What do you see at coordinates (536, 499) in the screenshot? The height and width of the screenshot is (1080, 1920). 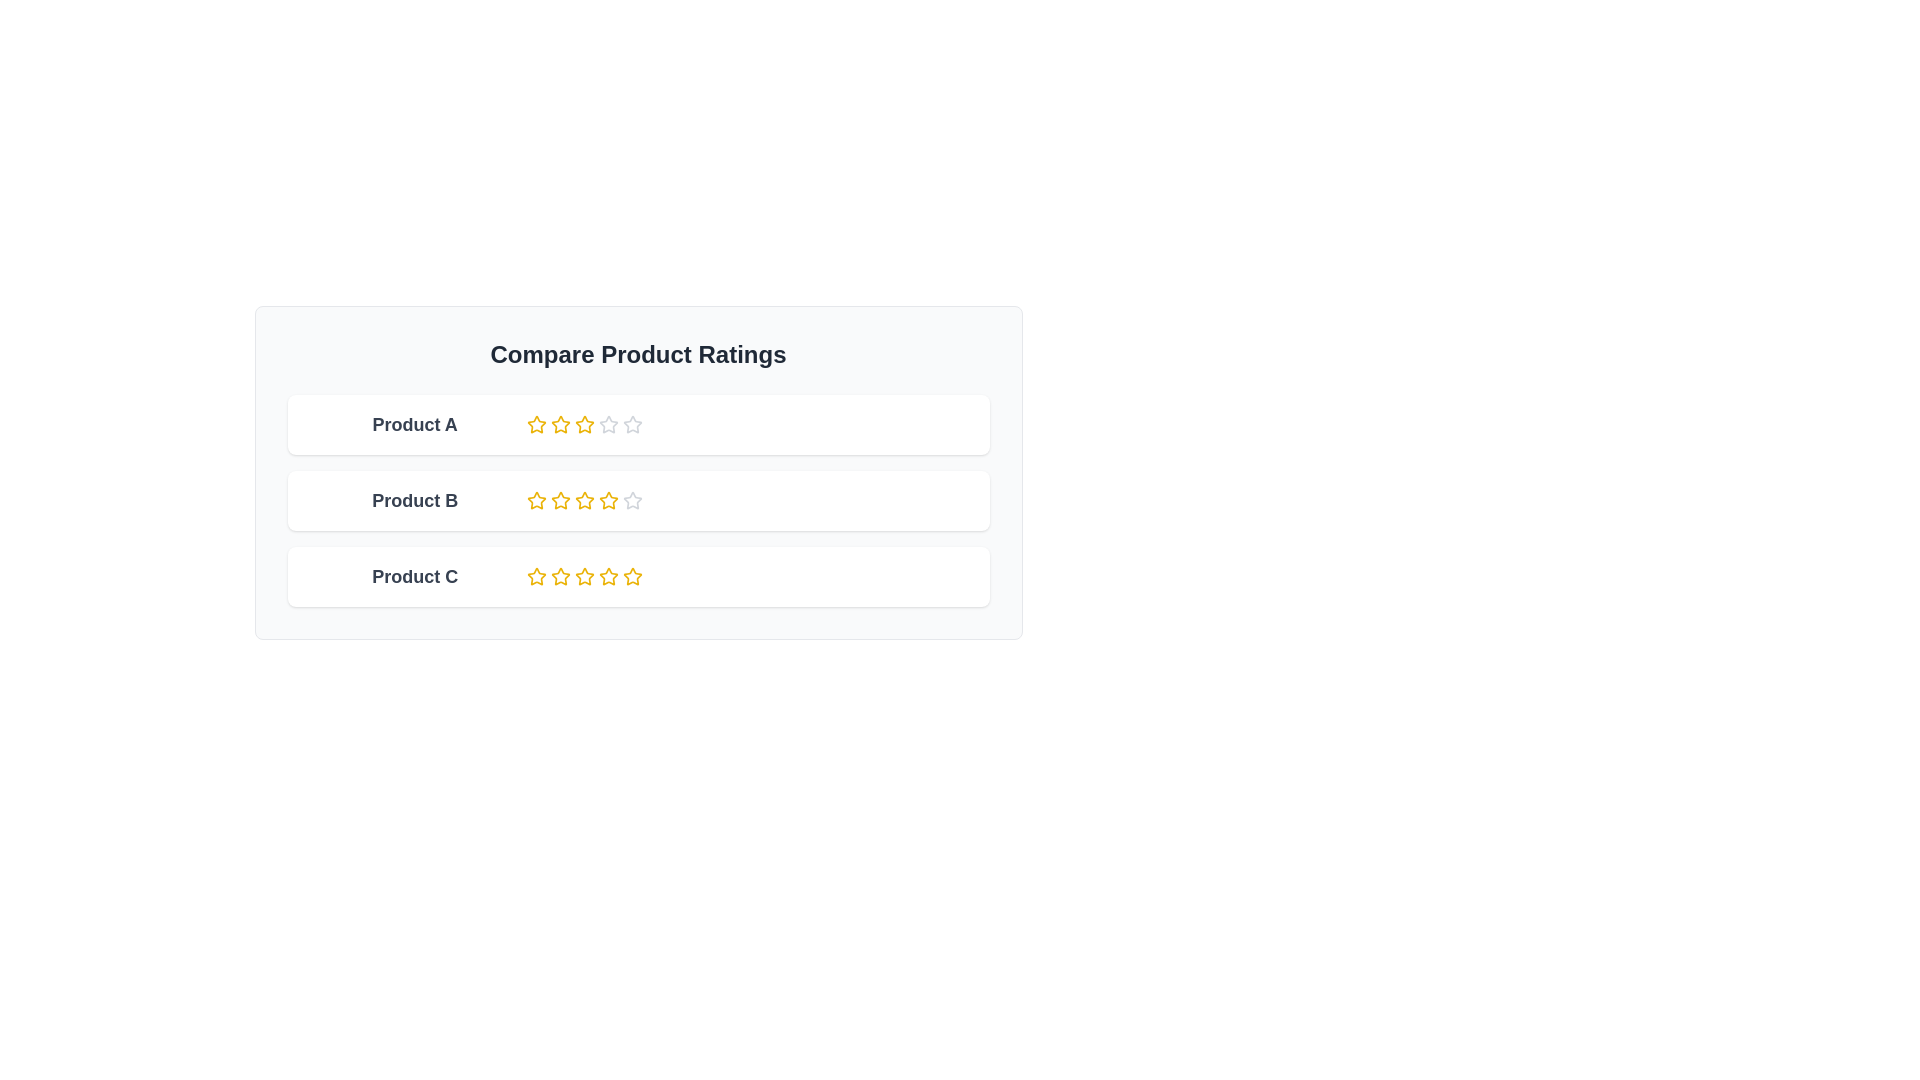 I see `the second star icon in the rating row for 'Product B'` at bounding box center [536, 499].